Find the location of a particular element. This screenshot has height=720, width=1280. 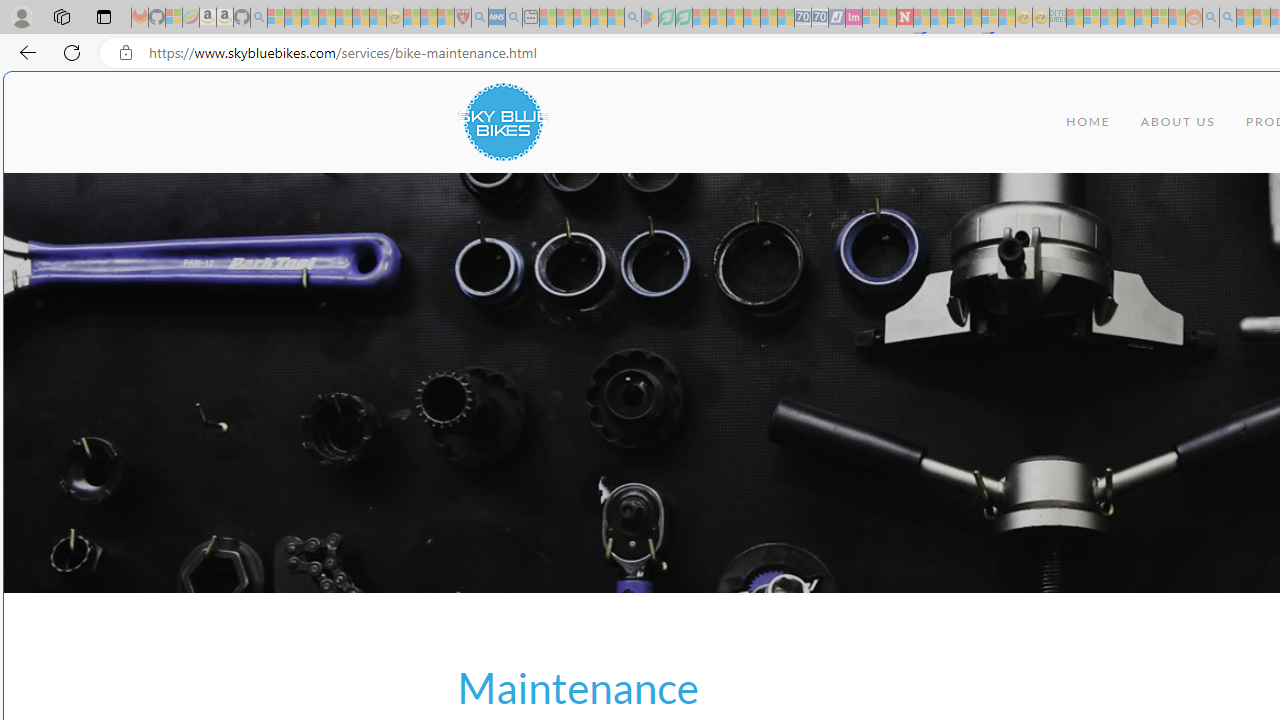

'Expert Portfolios - Sleeping' is located at coordinates (1125, 17).